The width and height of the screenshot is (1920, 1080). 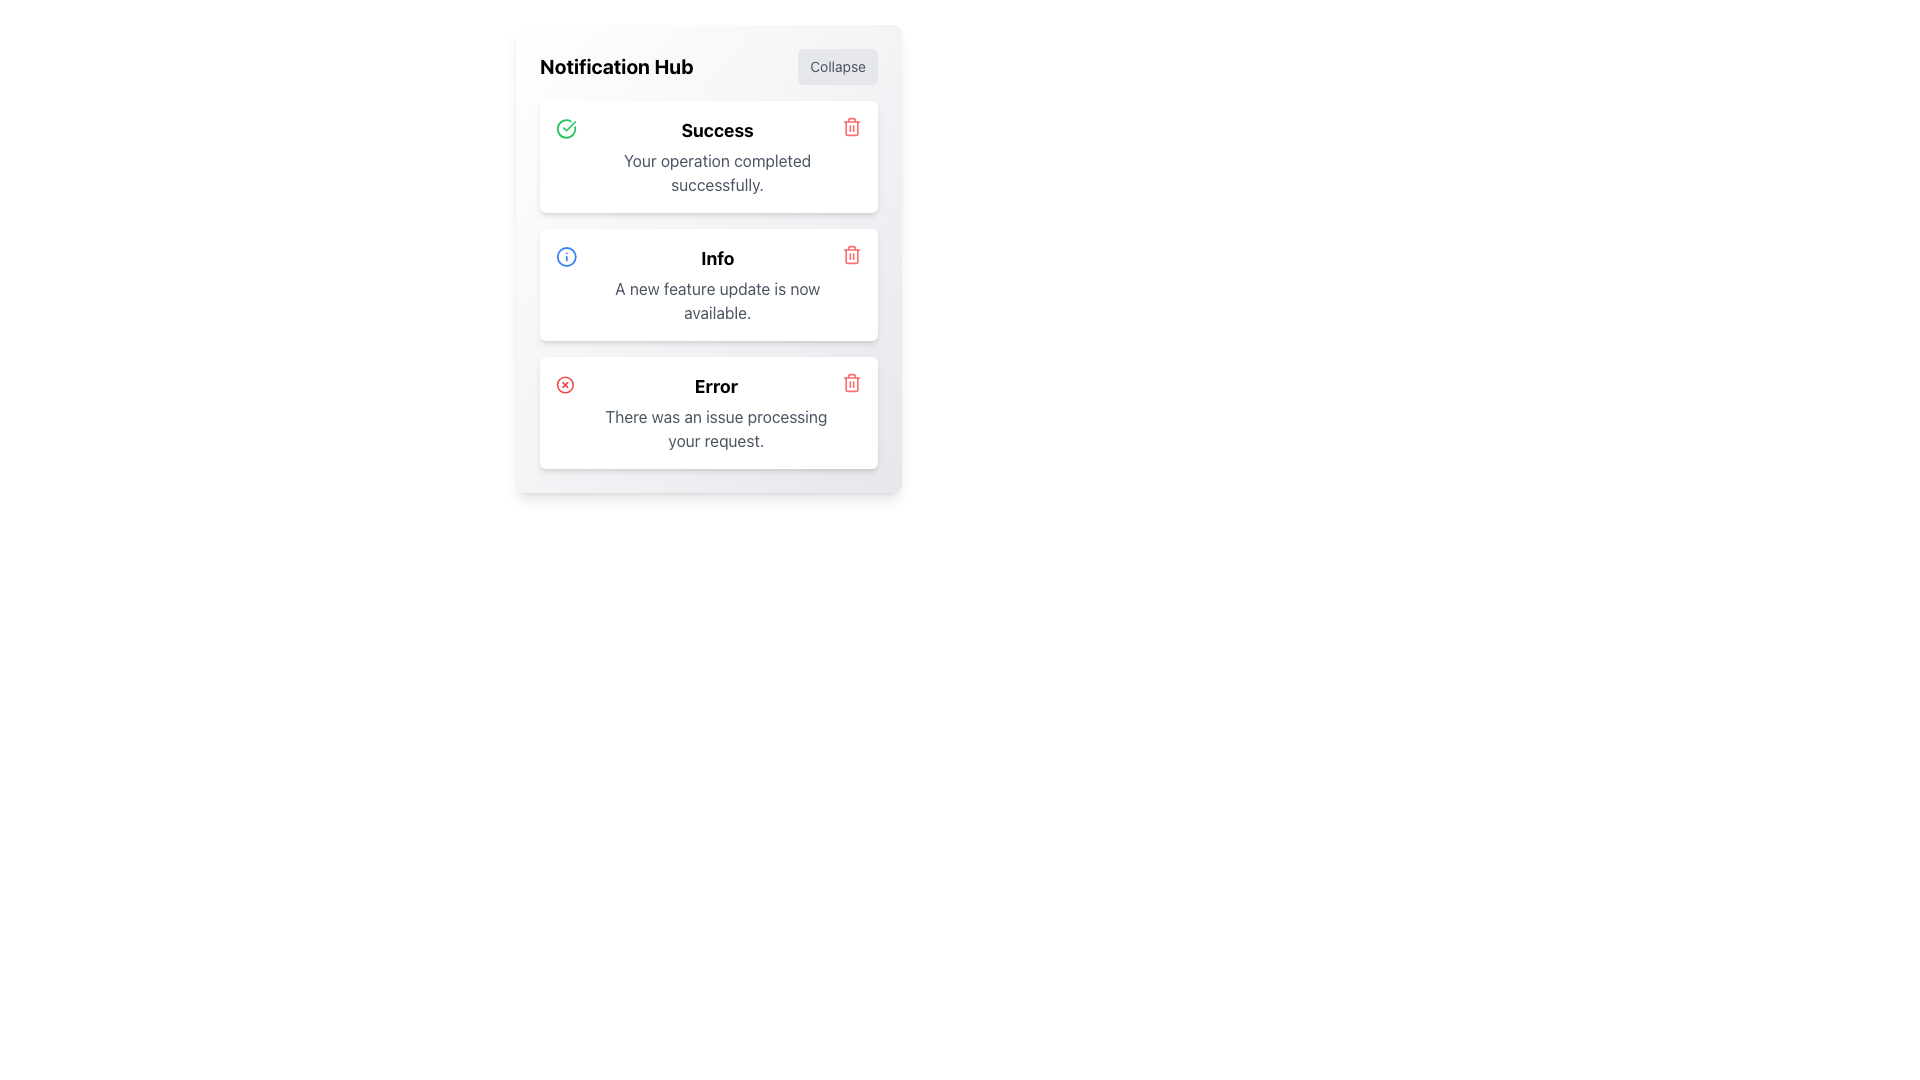 I want to click on the circular red outlined graphical element within the 'Error' notification card to initiate an action, so click(x=564, y=385).